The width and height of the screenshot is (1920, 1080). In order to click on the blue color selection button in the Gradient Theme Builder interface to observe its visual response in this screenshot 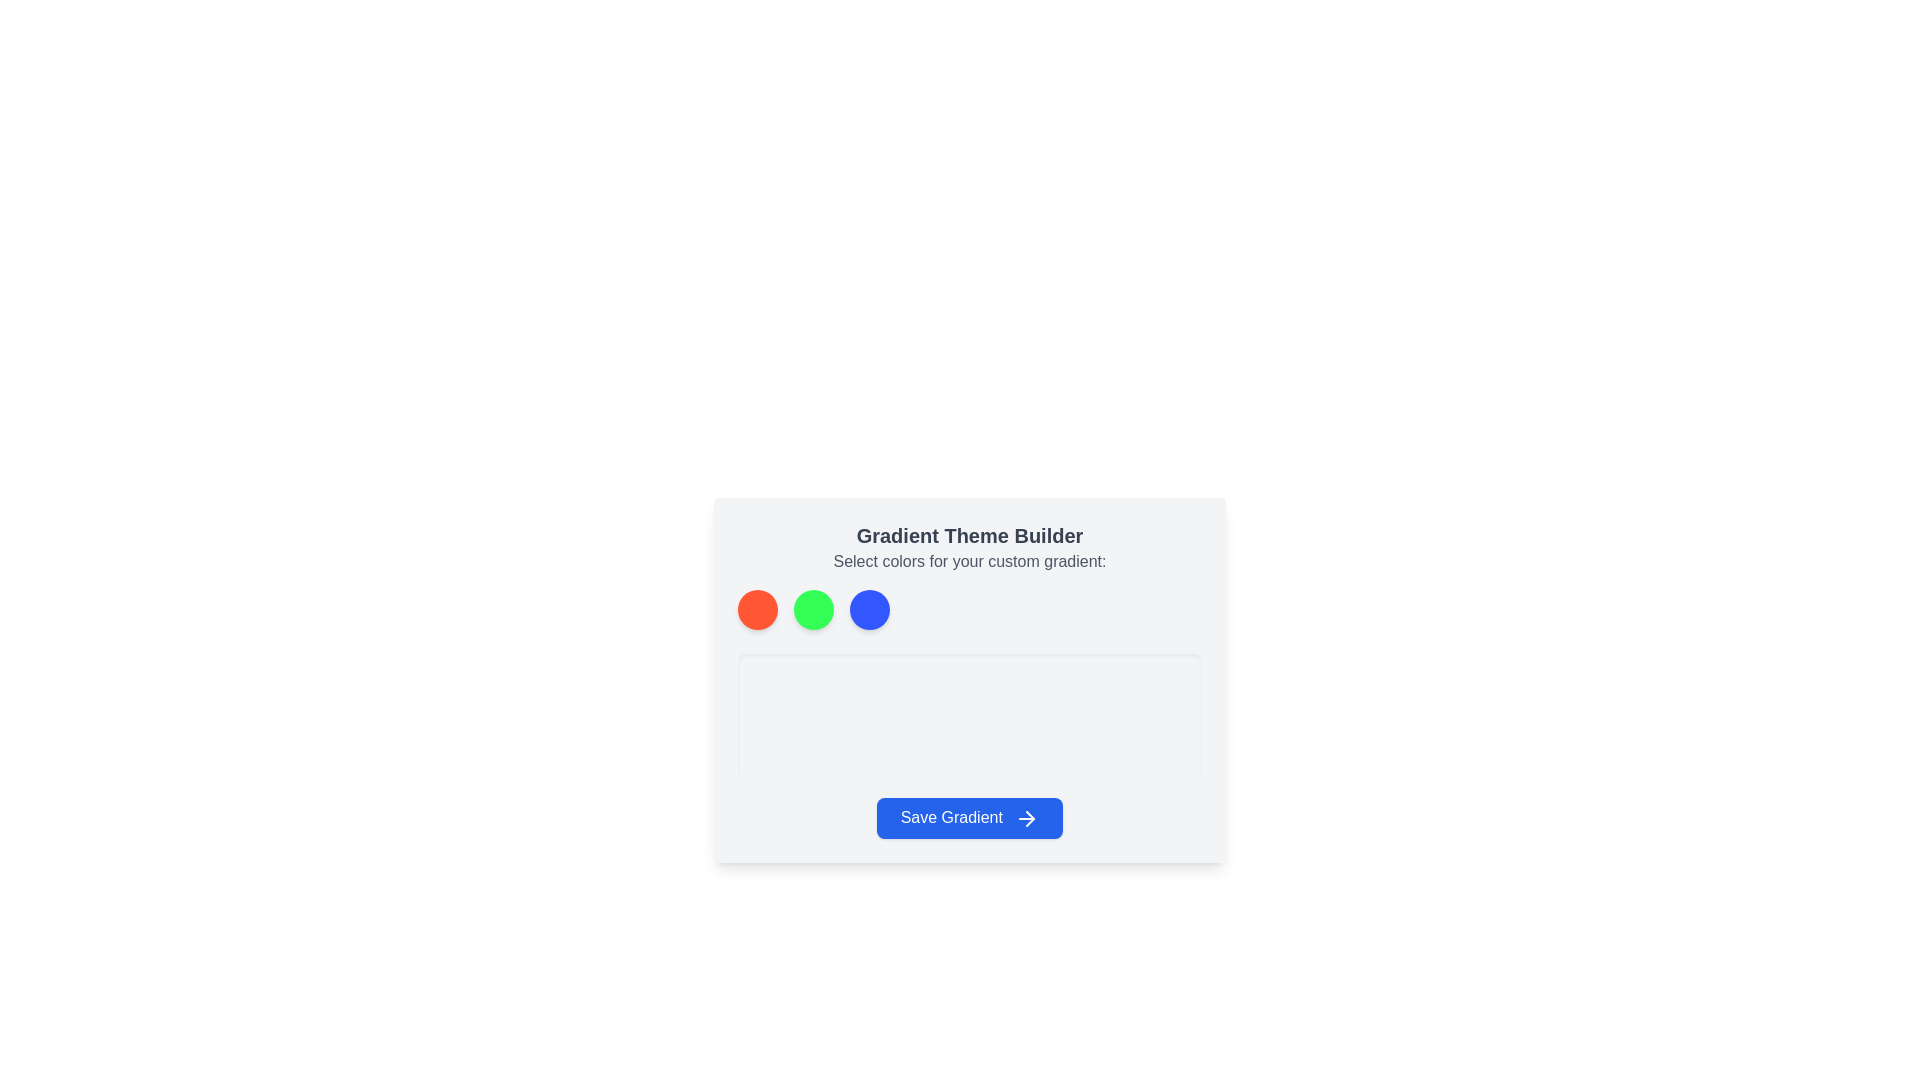, I will do `click(869, 608)`.